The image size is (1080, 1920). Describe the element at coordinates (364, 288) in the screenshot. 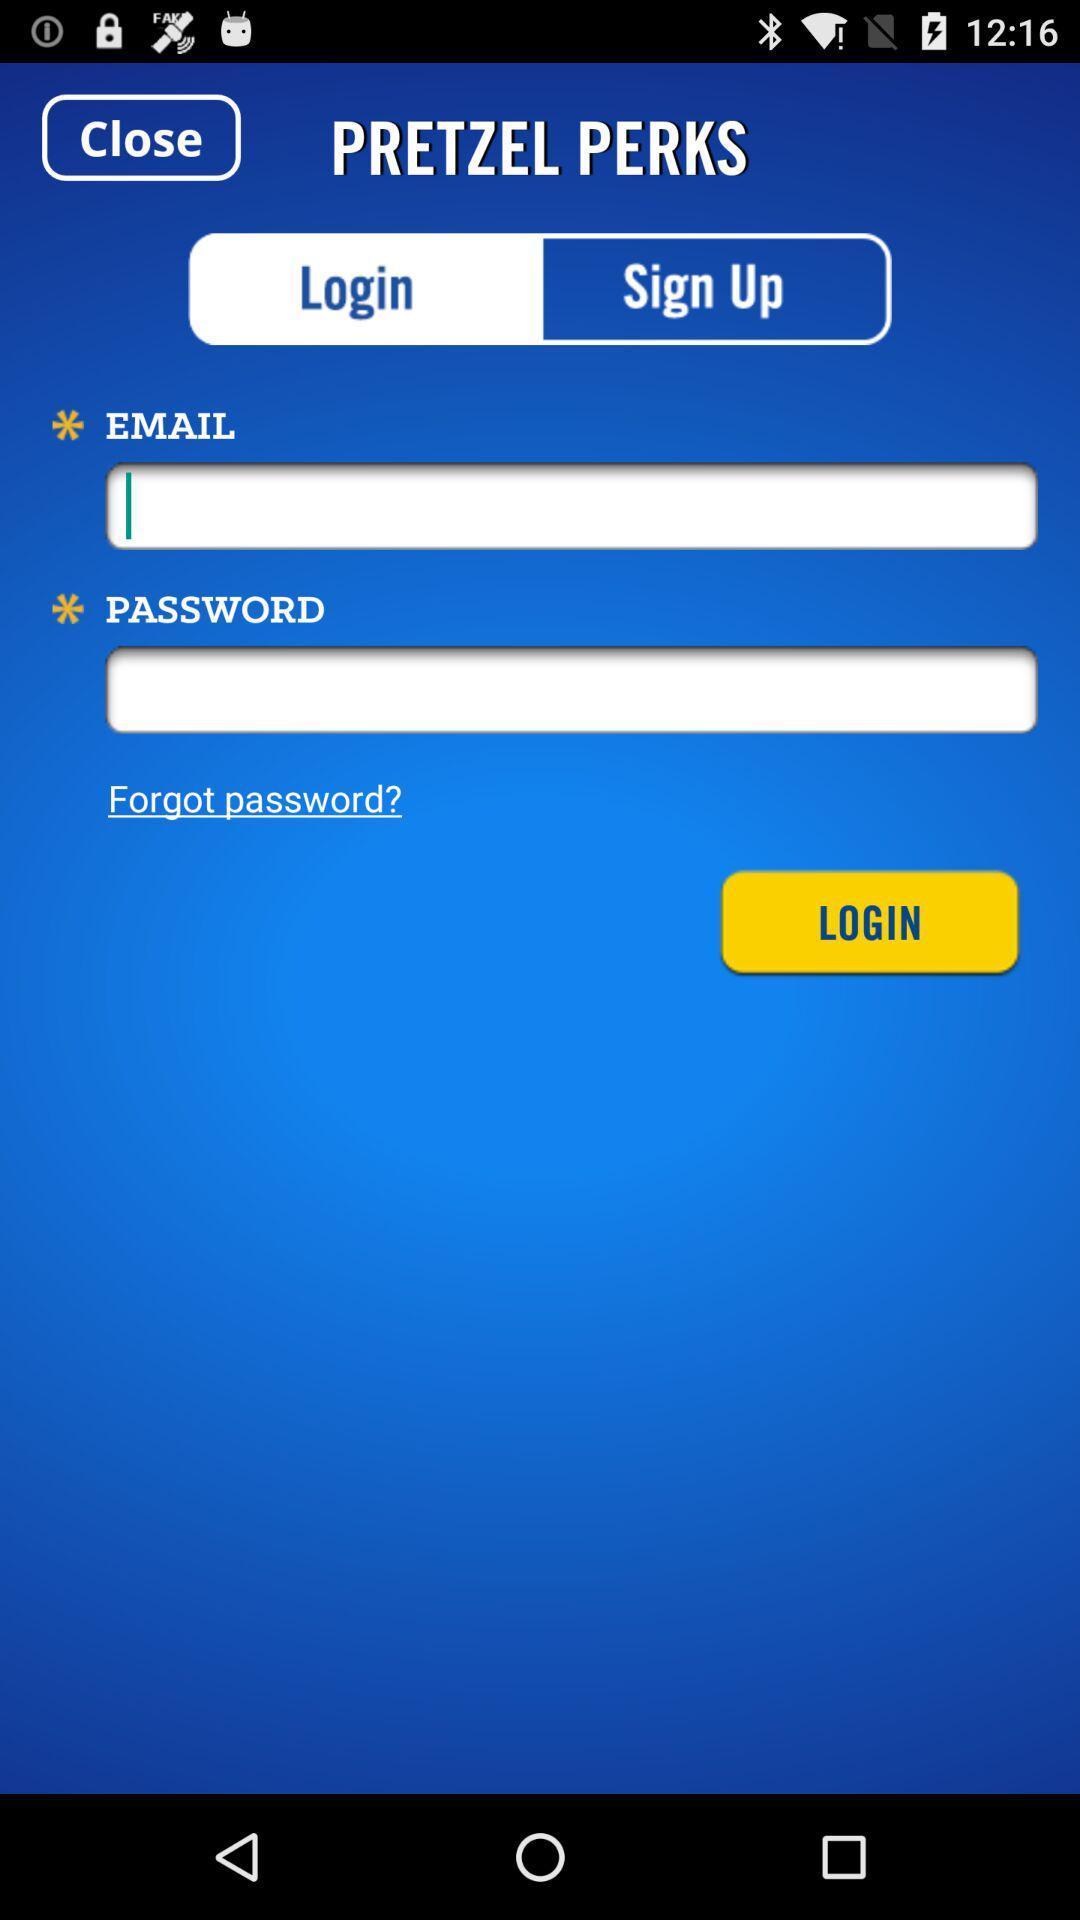

I see `login` at that location.